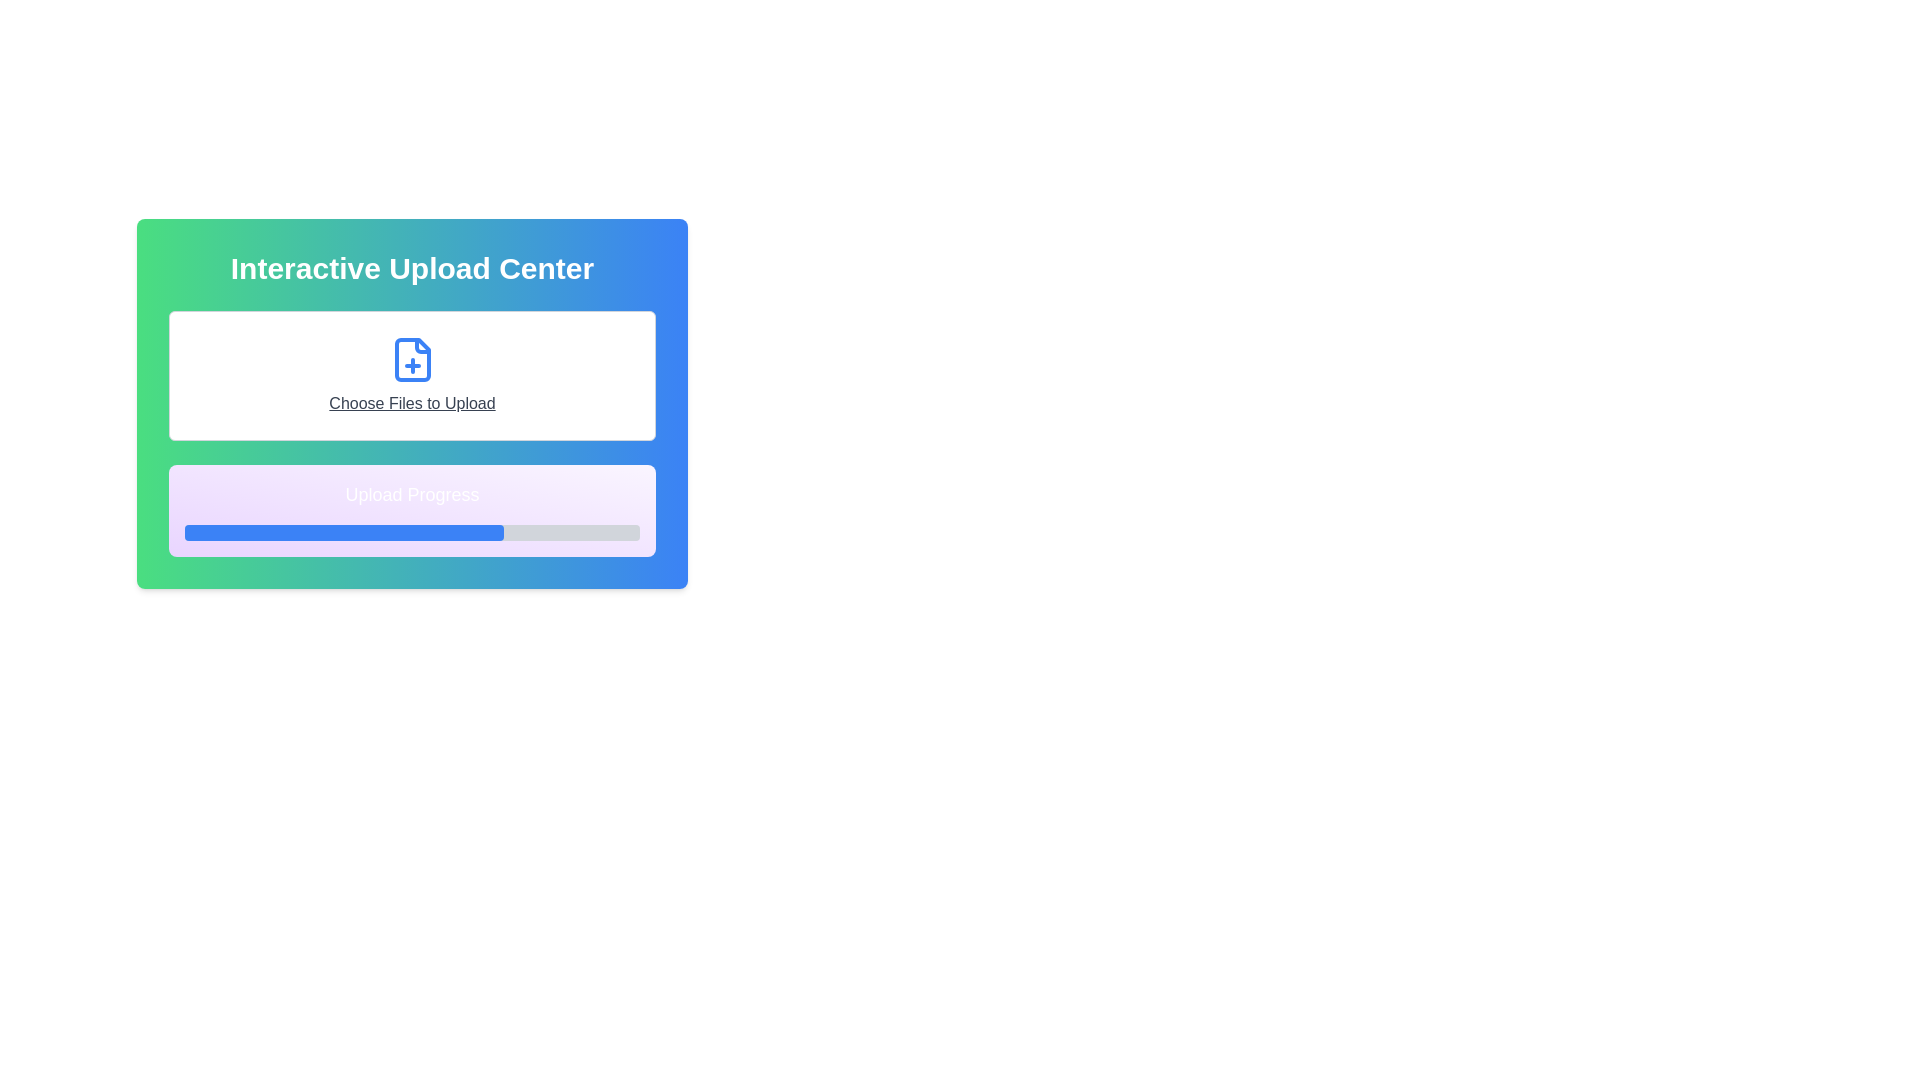 Image resolution: width=1920 pixels, height=1080 pixels. Describe the element at coordinates (411, 531) in the screenshot. I see `the progress bar located at the bottom of the Upload Progress section, which visually indicates the completion percentage of an ongoing upload operation` at that location.